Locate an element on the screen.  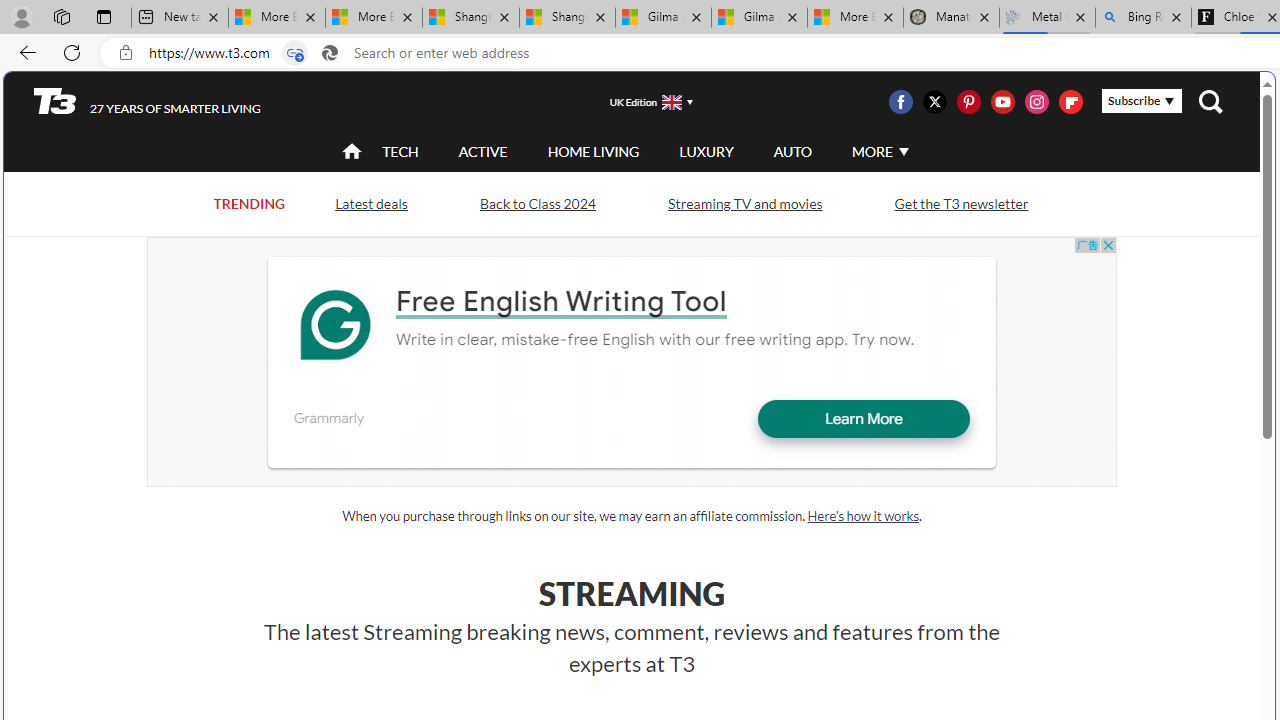
'Manatee Mortality Statistics | FWC' is located at coordinates (950, 17).